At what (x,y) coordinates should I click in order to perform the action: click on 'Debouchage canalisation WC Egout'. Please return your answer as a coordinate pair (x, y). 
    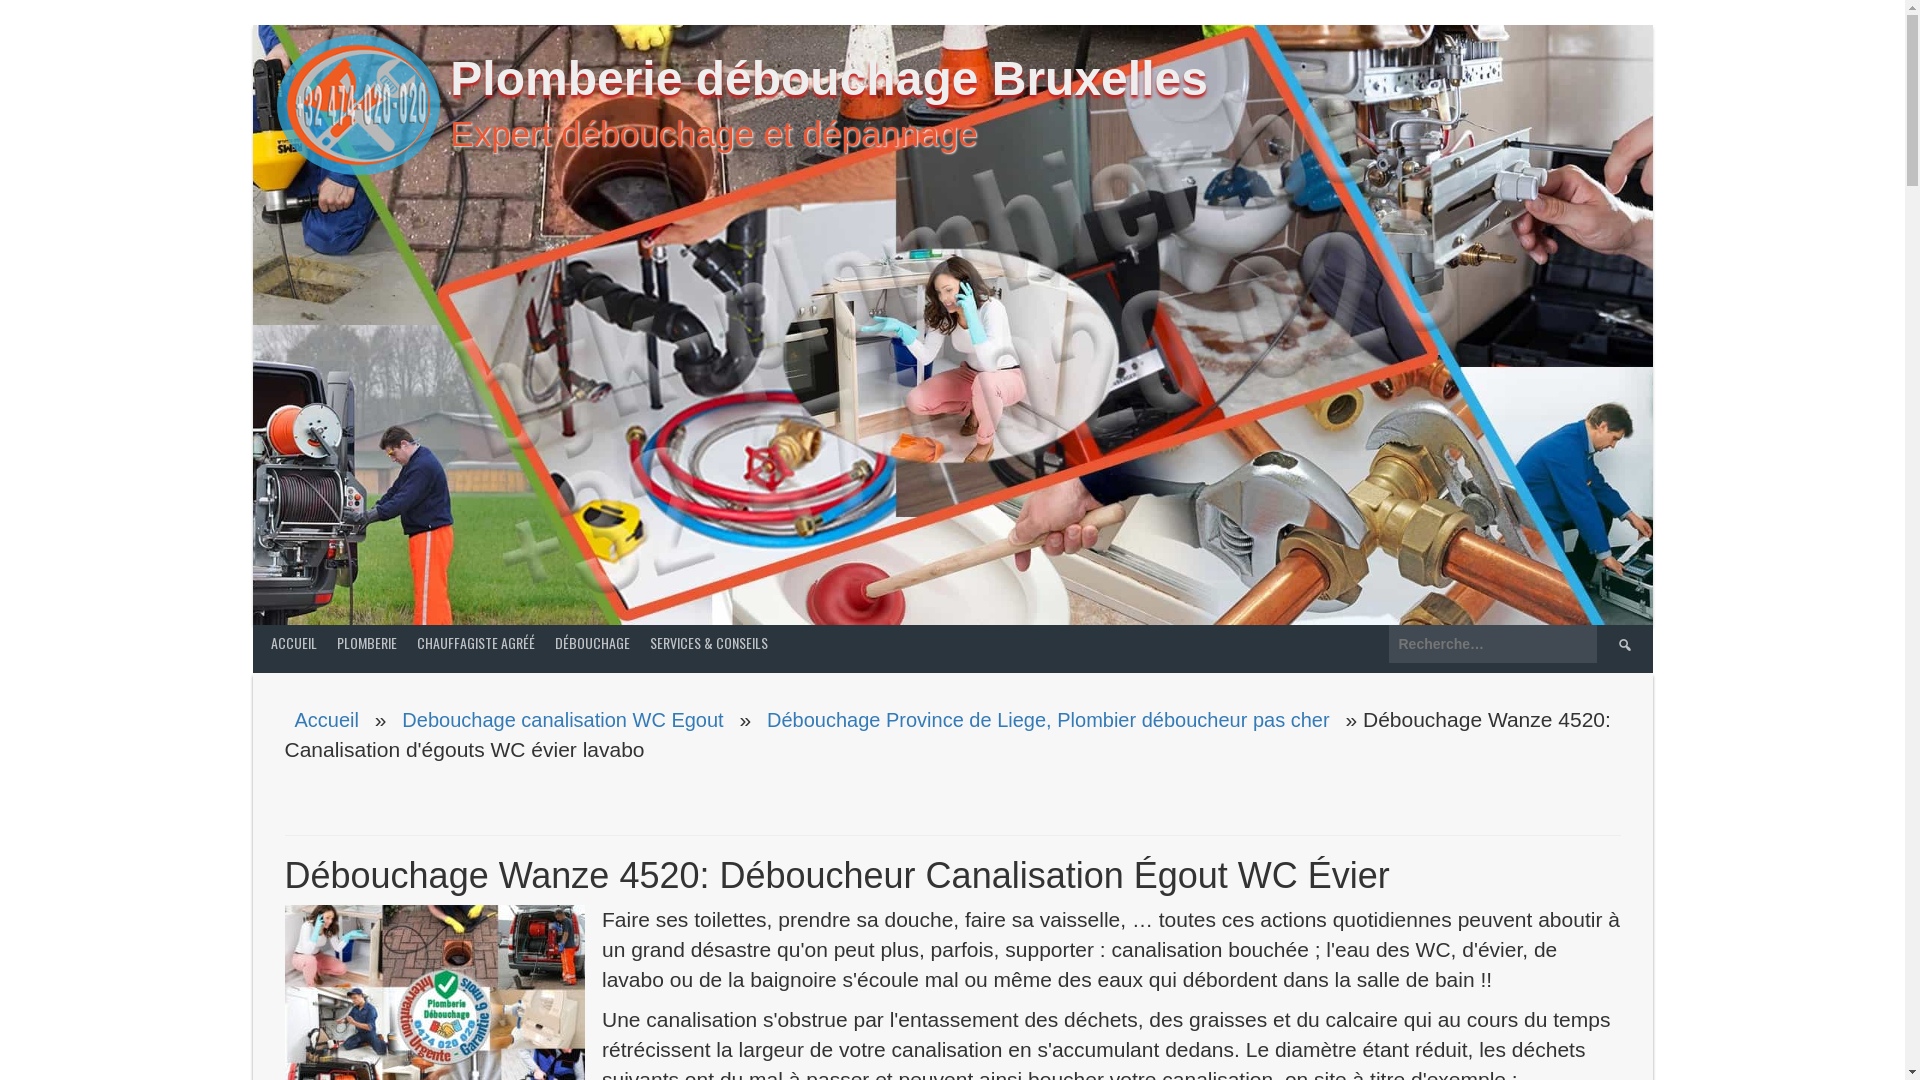
    Looking at the image, I should click on (561, 717).